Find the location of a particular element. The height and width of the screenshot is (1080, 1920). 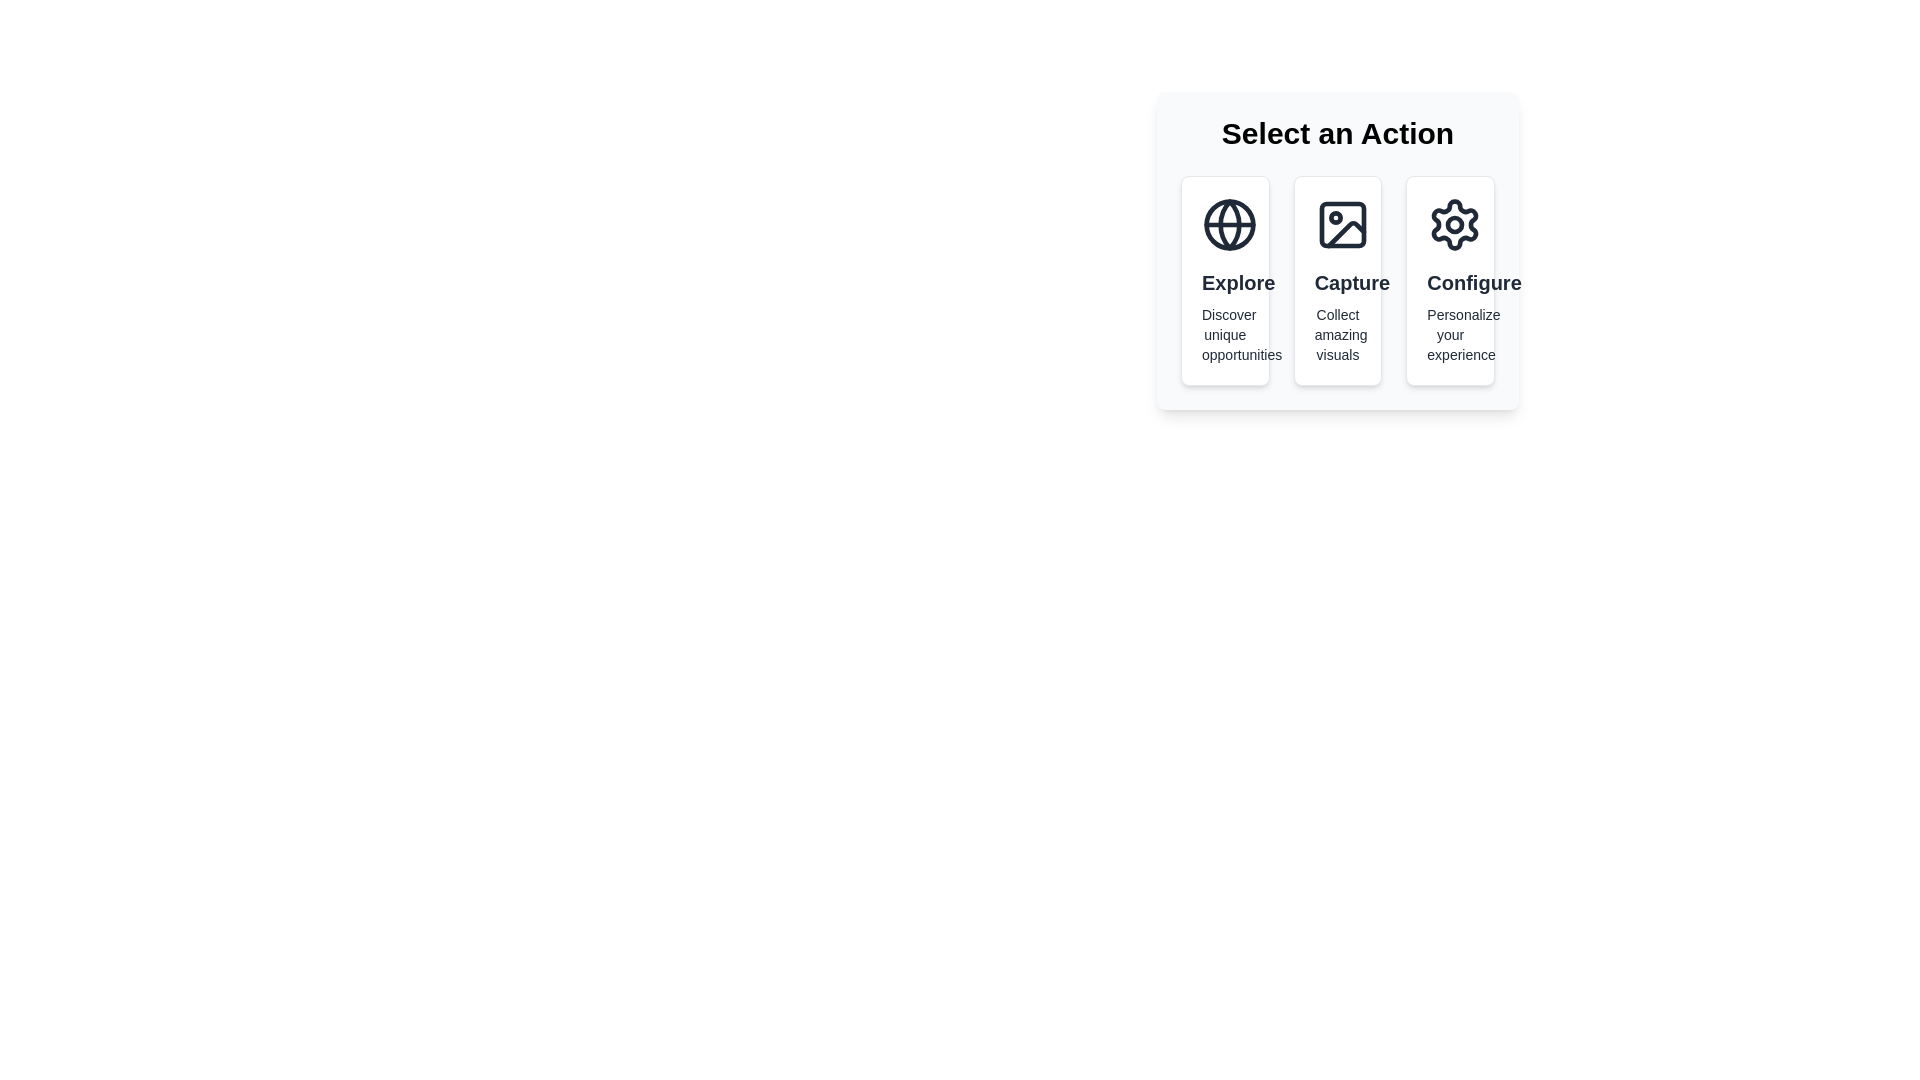

the settings icon located in the rightmost card titled 'Configure', which is the fourth icon in a horizontal layout is located at coordinates (1455, 224).